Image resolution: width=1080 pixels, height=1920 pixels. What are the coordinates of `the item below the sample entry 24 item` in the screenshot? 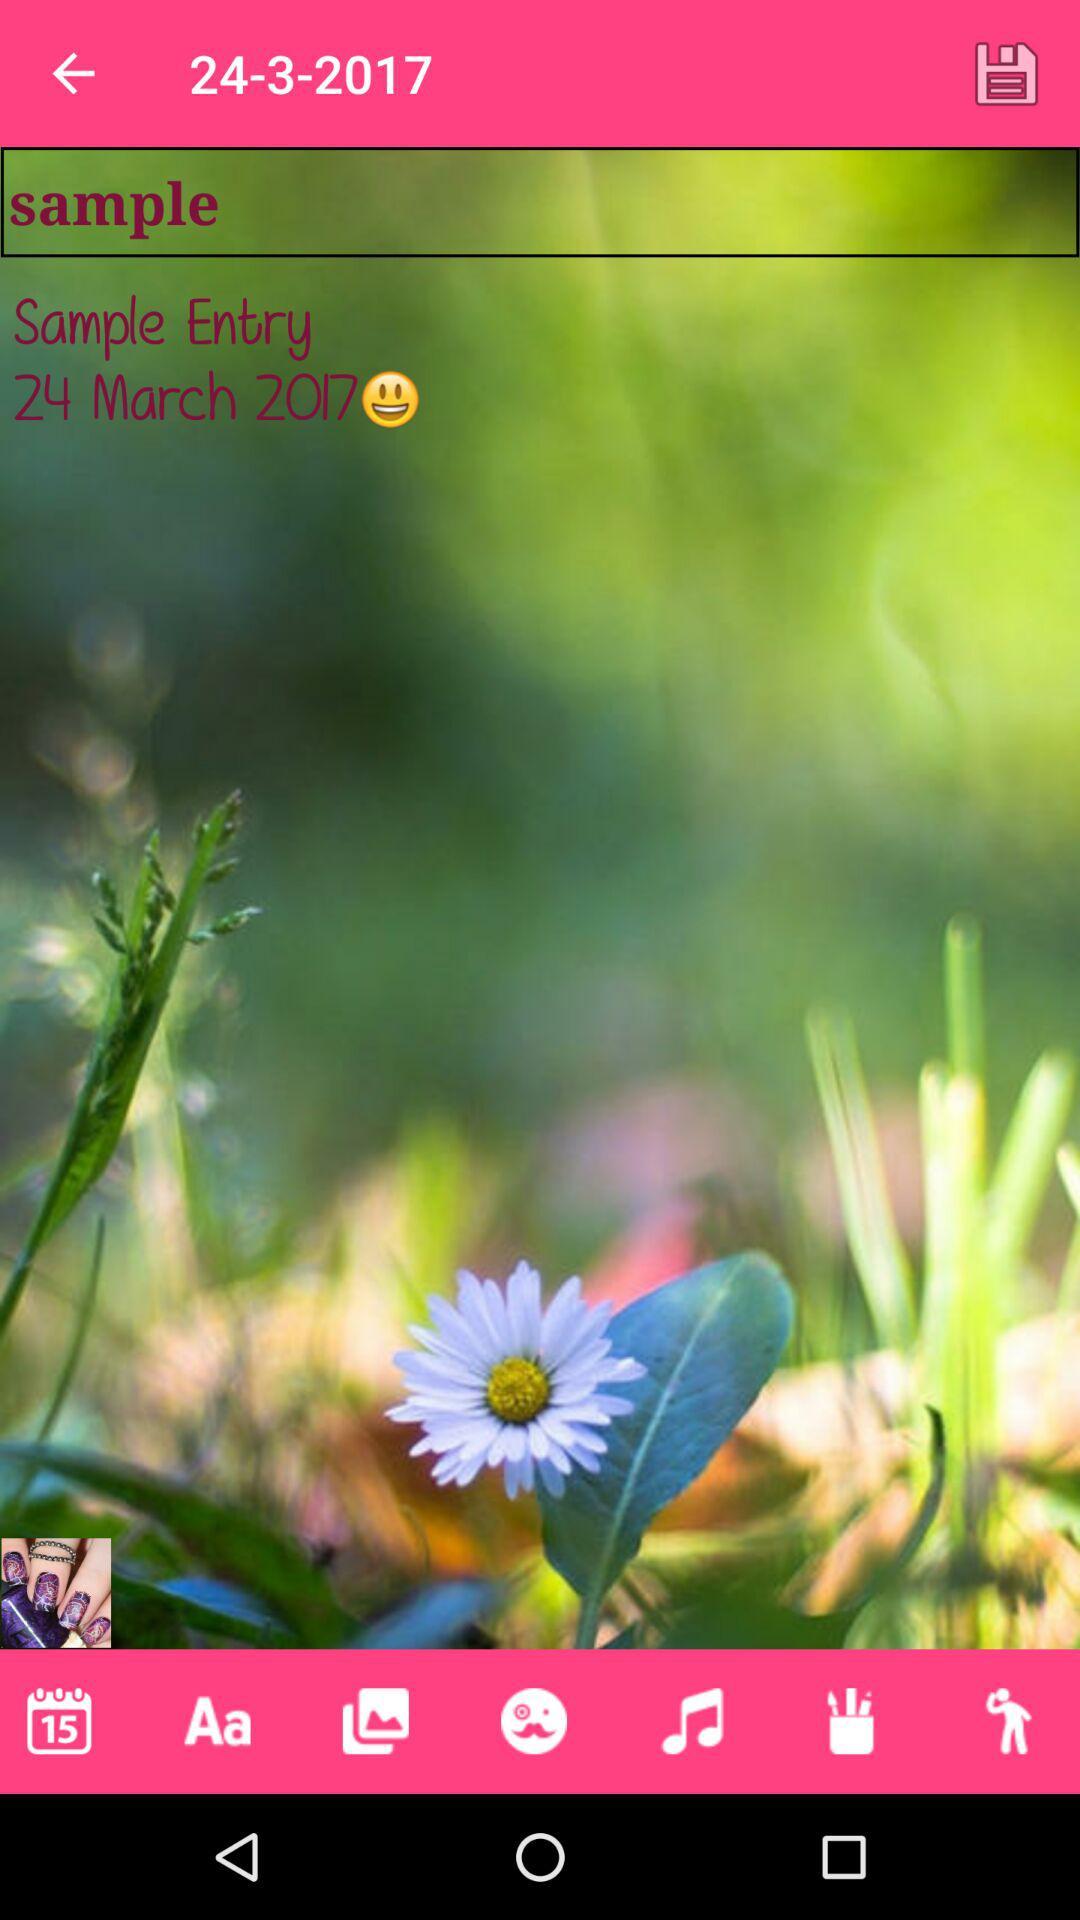 It's located at (217, 1720).